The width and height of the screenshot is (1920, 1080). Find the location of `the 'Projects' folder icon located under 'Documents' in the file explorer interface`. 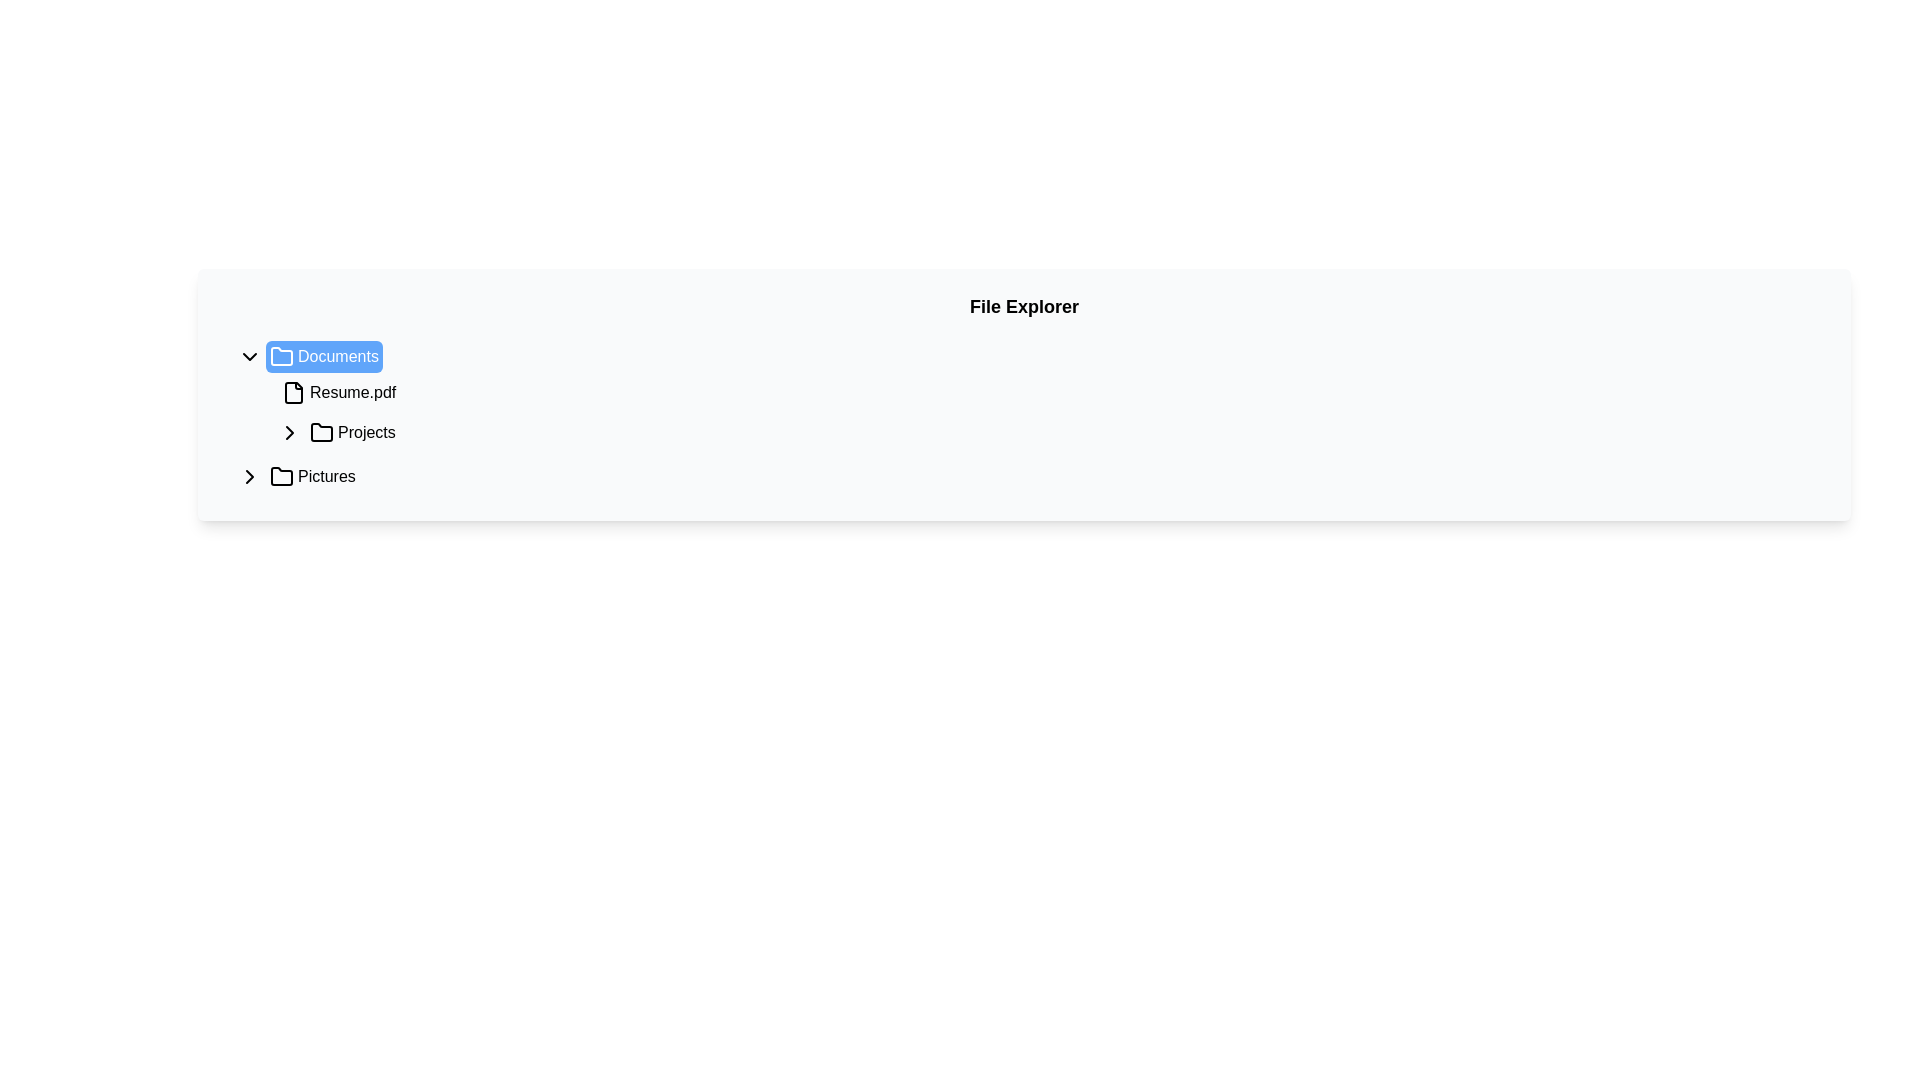

the 'Projects' folder icon located under 'Documents' in the file explorer interface is located at coordinates (321, 431).